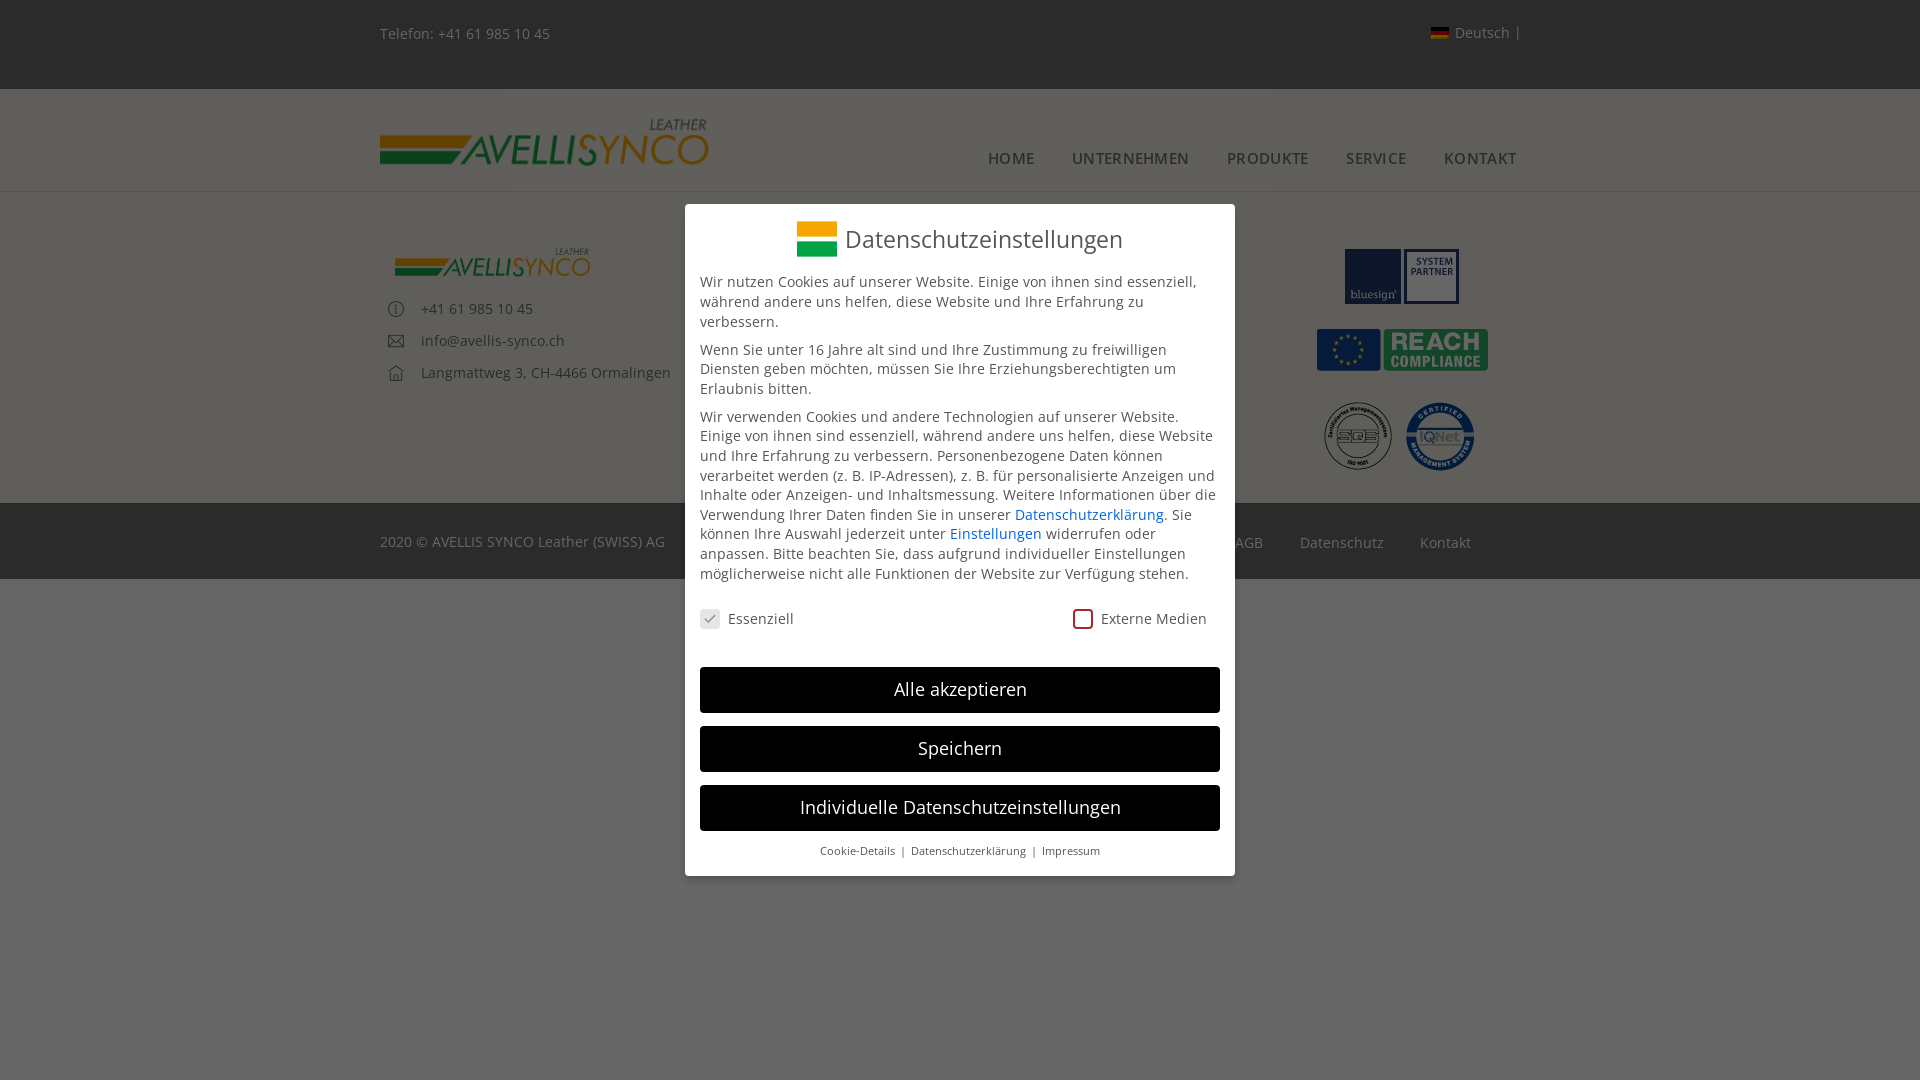 Image resolution: width=1920 pixels, height=1080 pixels. What do you see at coordinates (475, 339) in the screenshot?
I see `'info@avellis-synco.ch'` at bounding box center [475, 339].